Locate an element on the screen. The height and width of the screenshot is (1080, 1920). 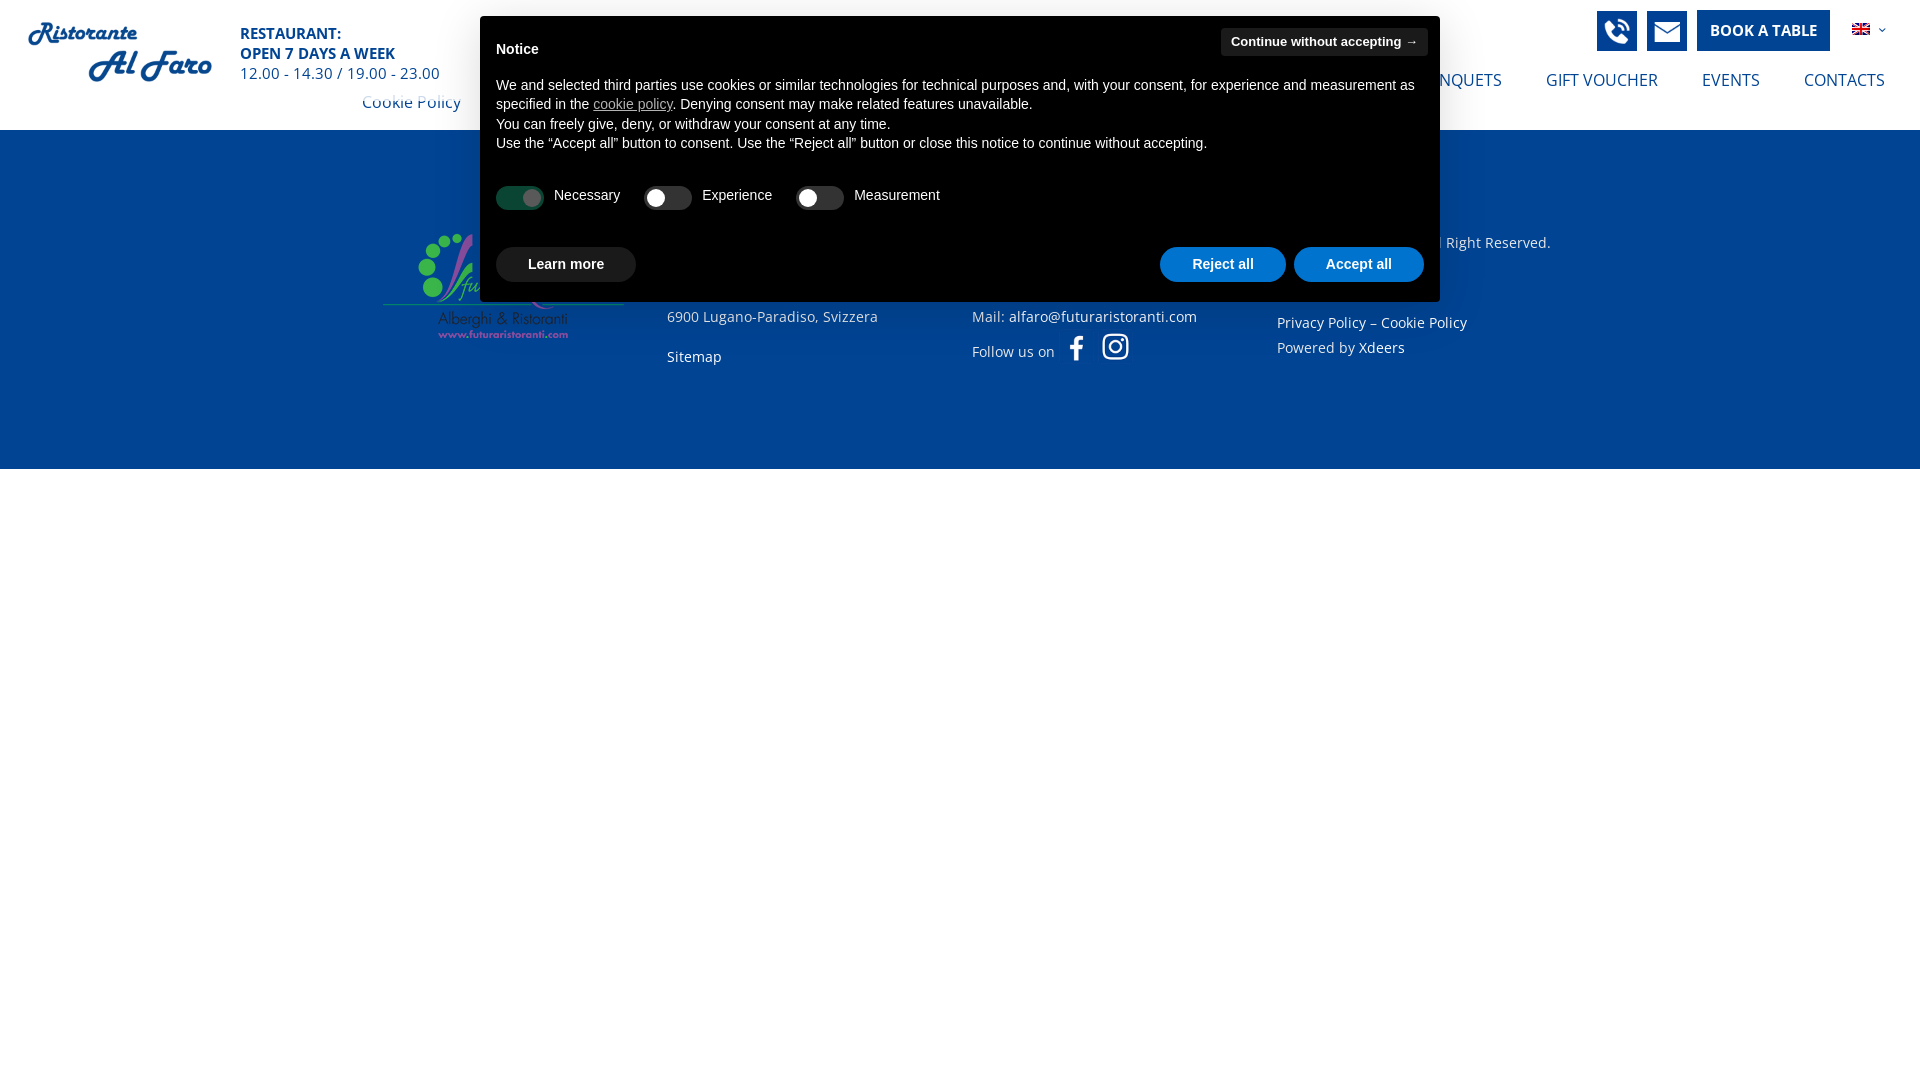
'Sitemap' is located at coordinates (694, 355).